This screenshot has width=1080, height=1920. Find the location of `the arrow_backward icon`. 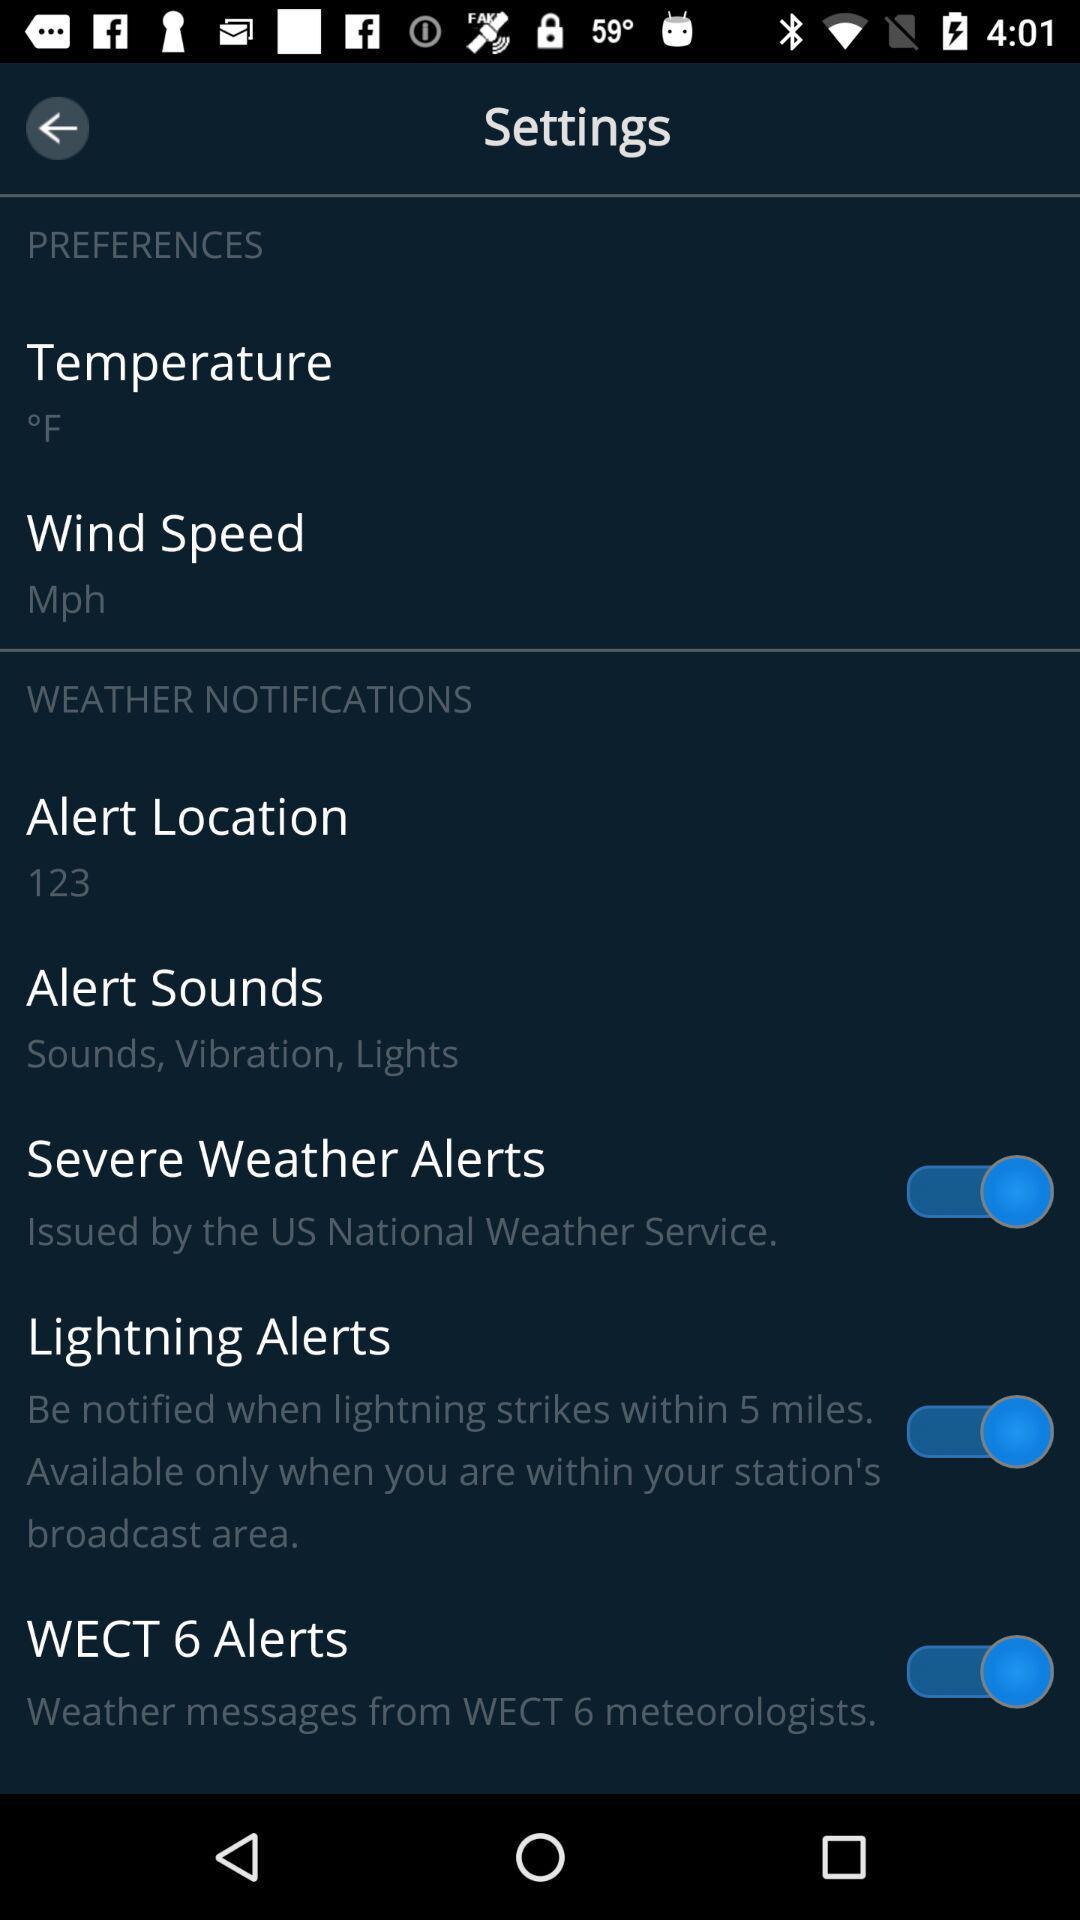

the arrow_backward icon is located at coordinates (56, 127).